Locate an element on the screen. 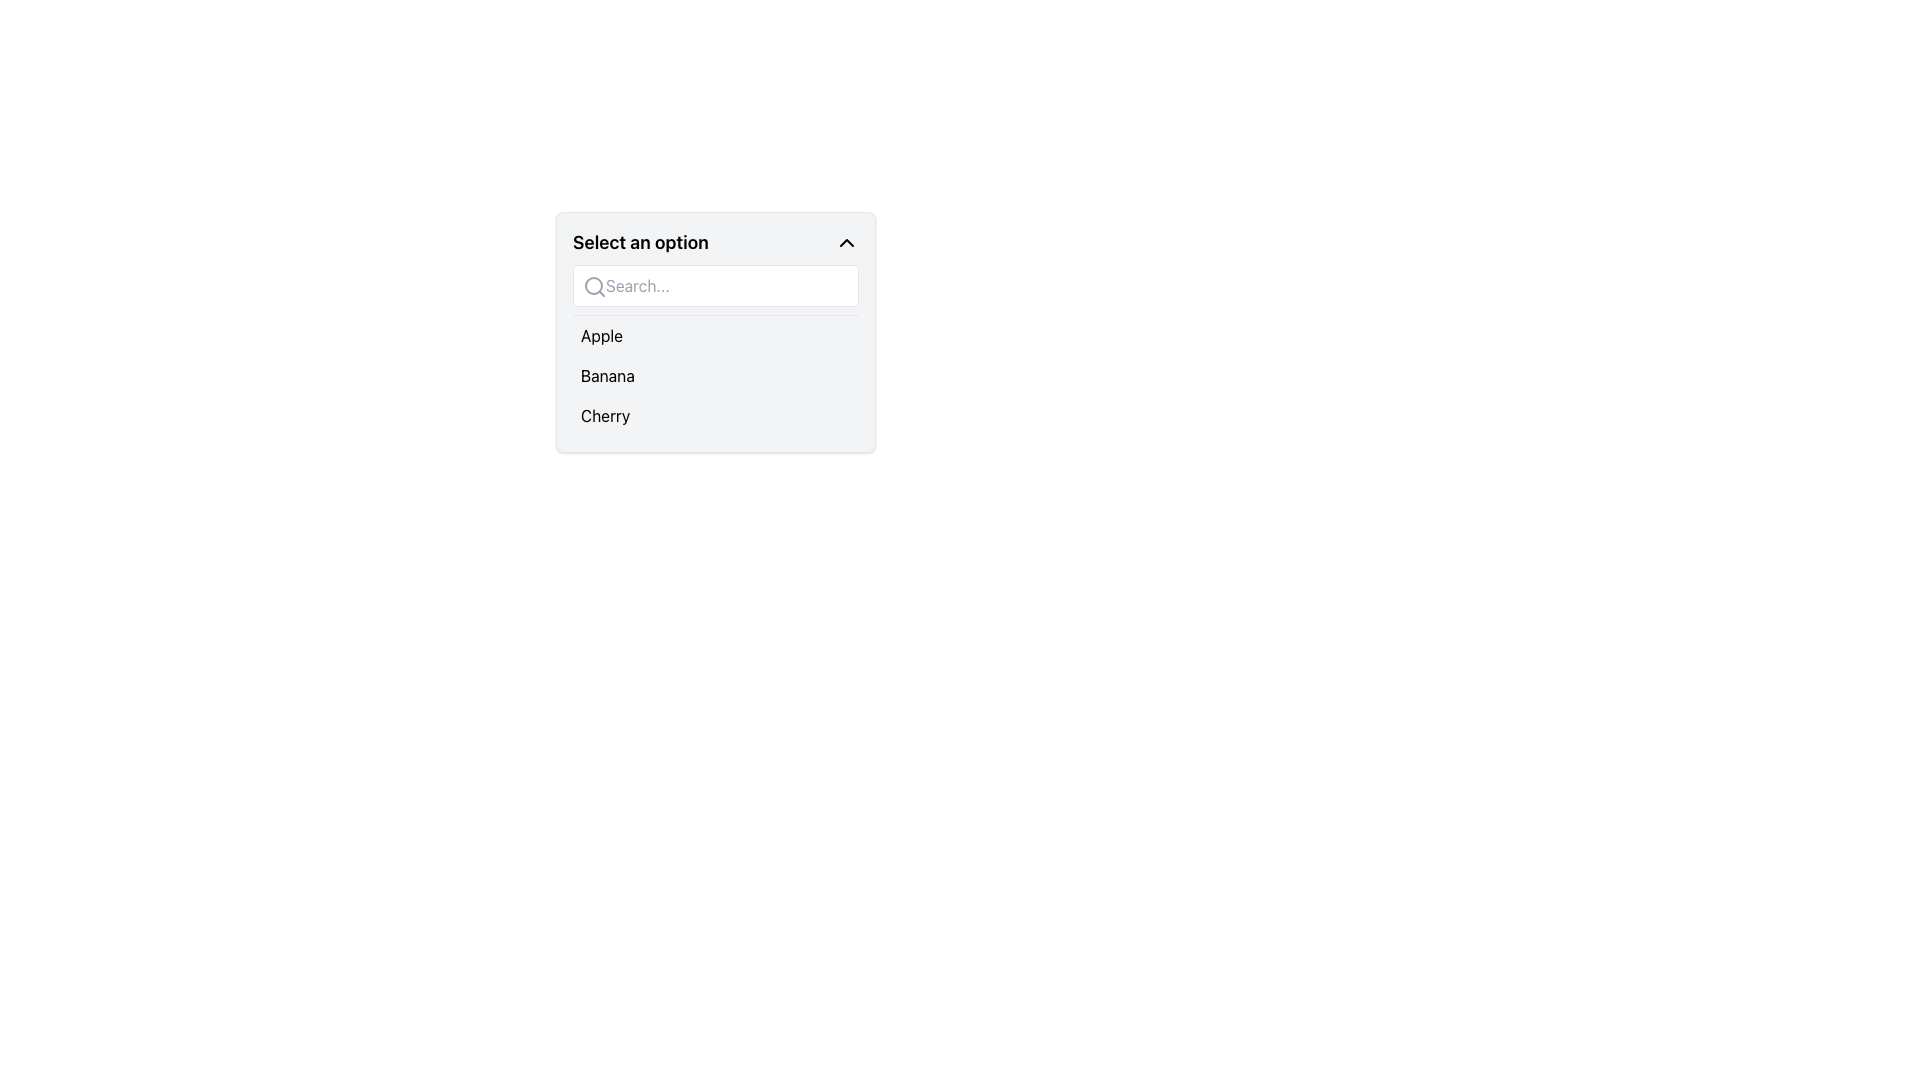 The image size is (1920, 1080). the 'Cherry' option in the dropdown menu is located at coordinates (715, 415).